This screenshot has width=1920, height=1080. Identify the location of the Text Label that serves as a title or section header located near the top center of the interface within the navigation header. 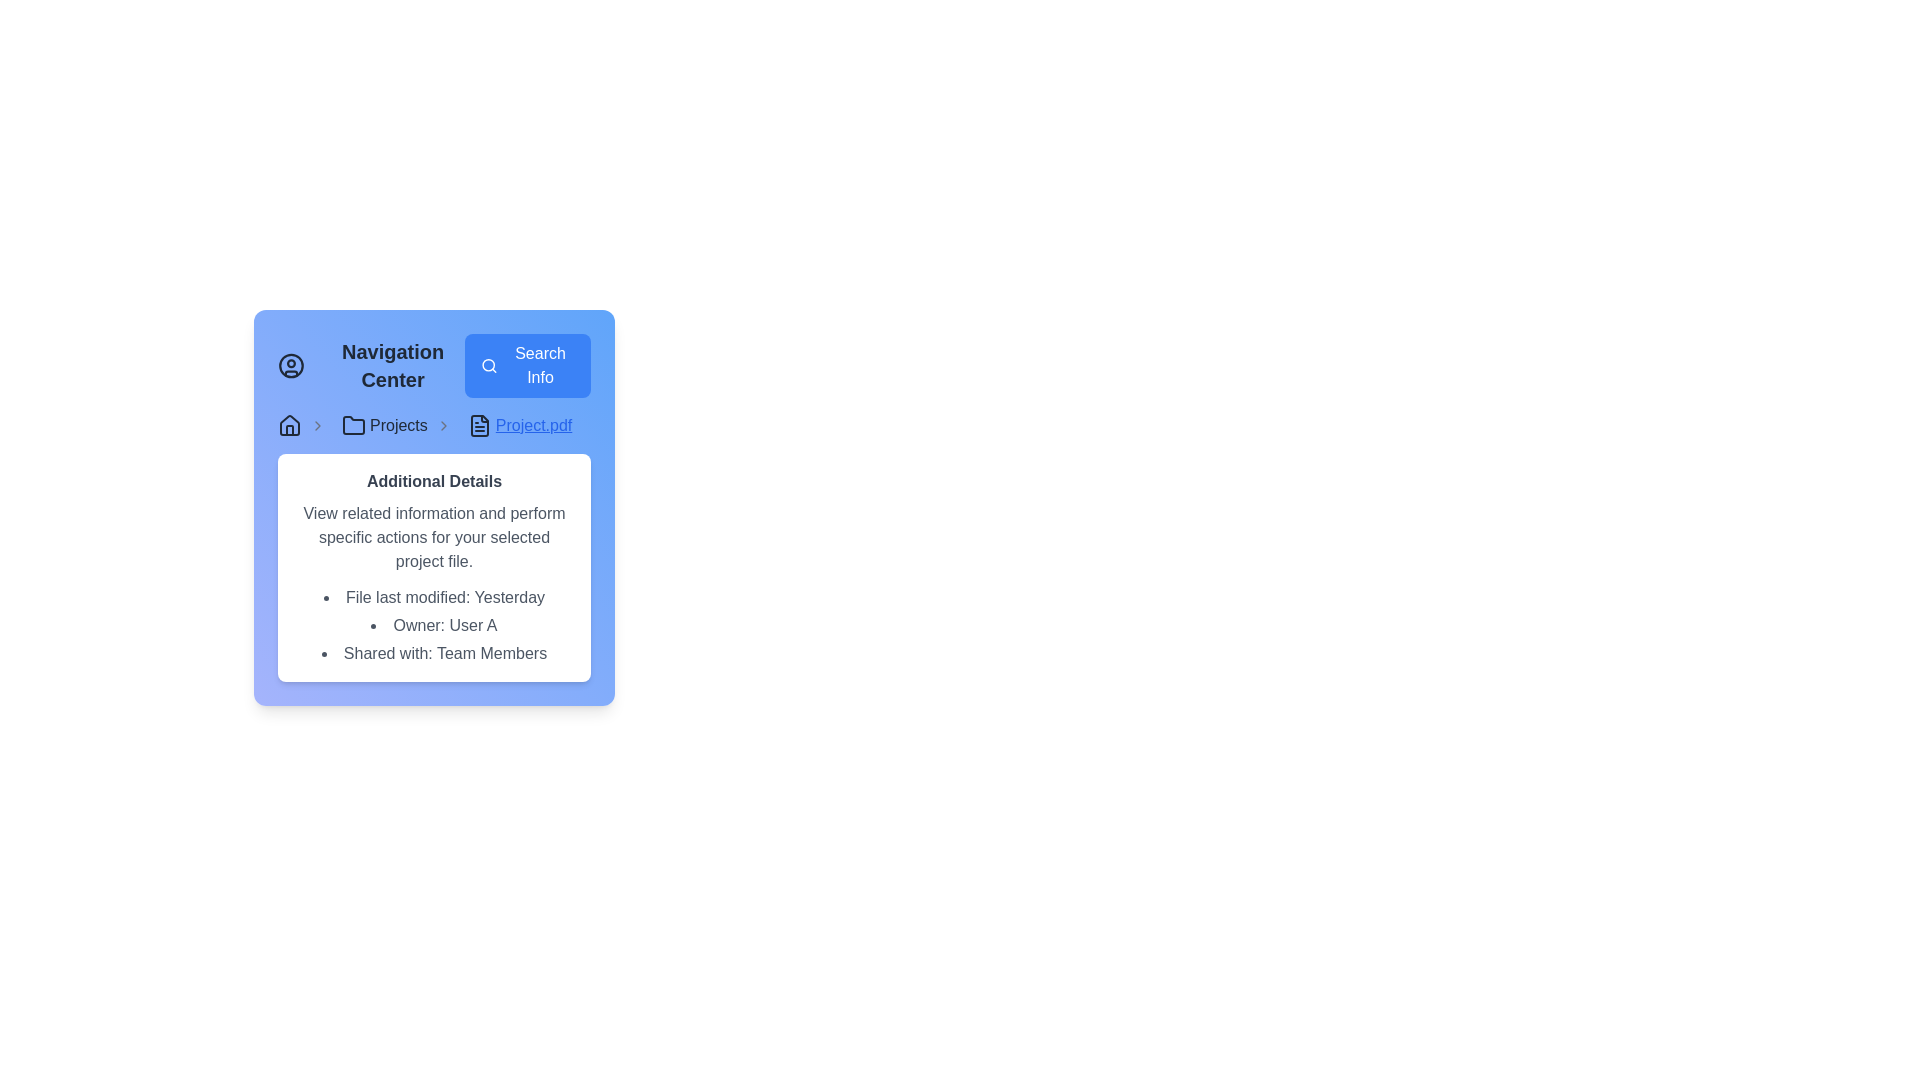
(393, 366).